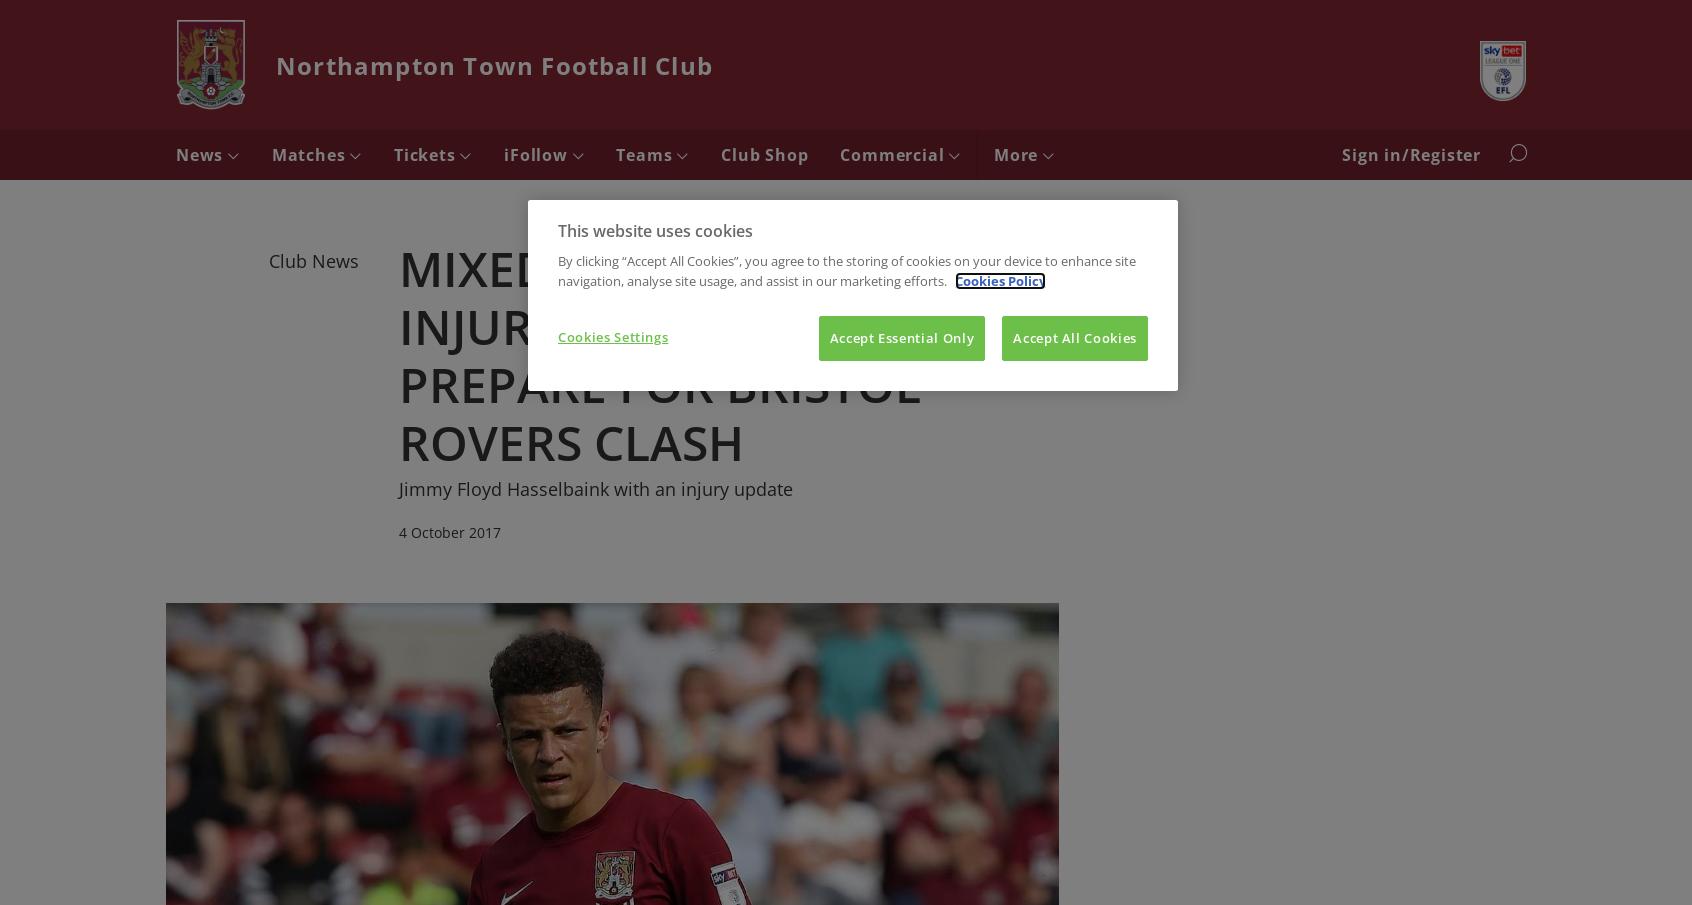  I want to click on 'Jimmy Floyd Hasselbaink with an injury update', so click(398, 487).